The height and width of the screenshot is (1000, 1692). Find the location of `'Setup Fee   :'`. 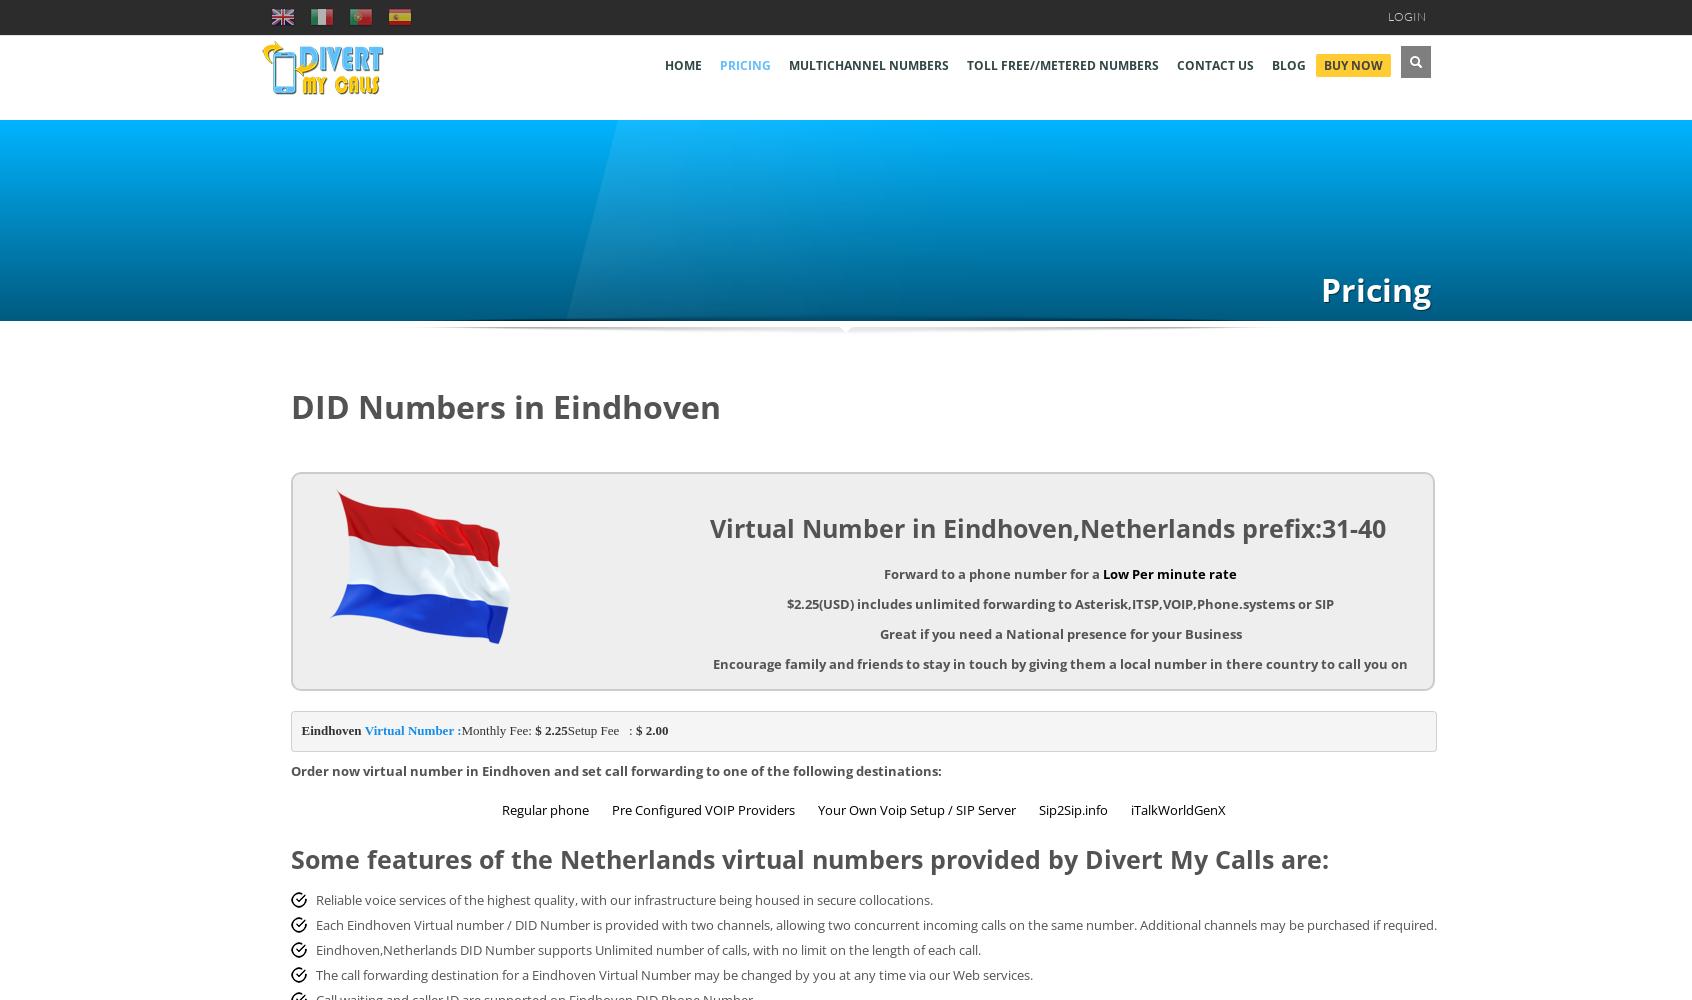

'Setup Fee   :' is located at coordinates (599, 729).